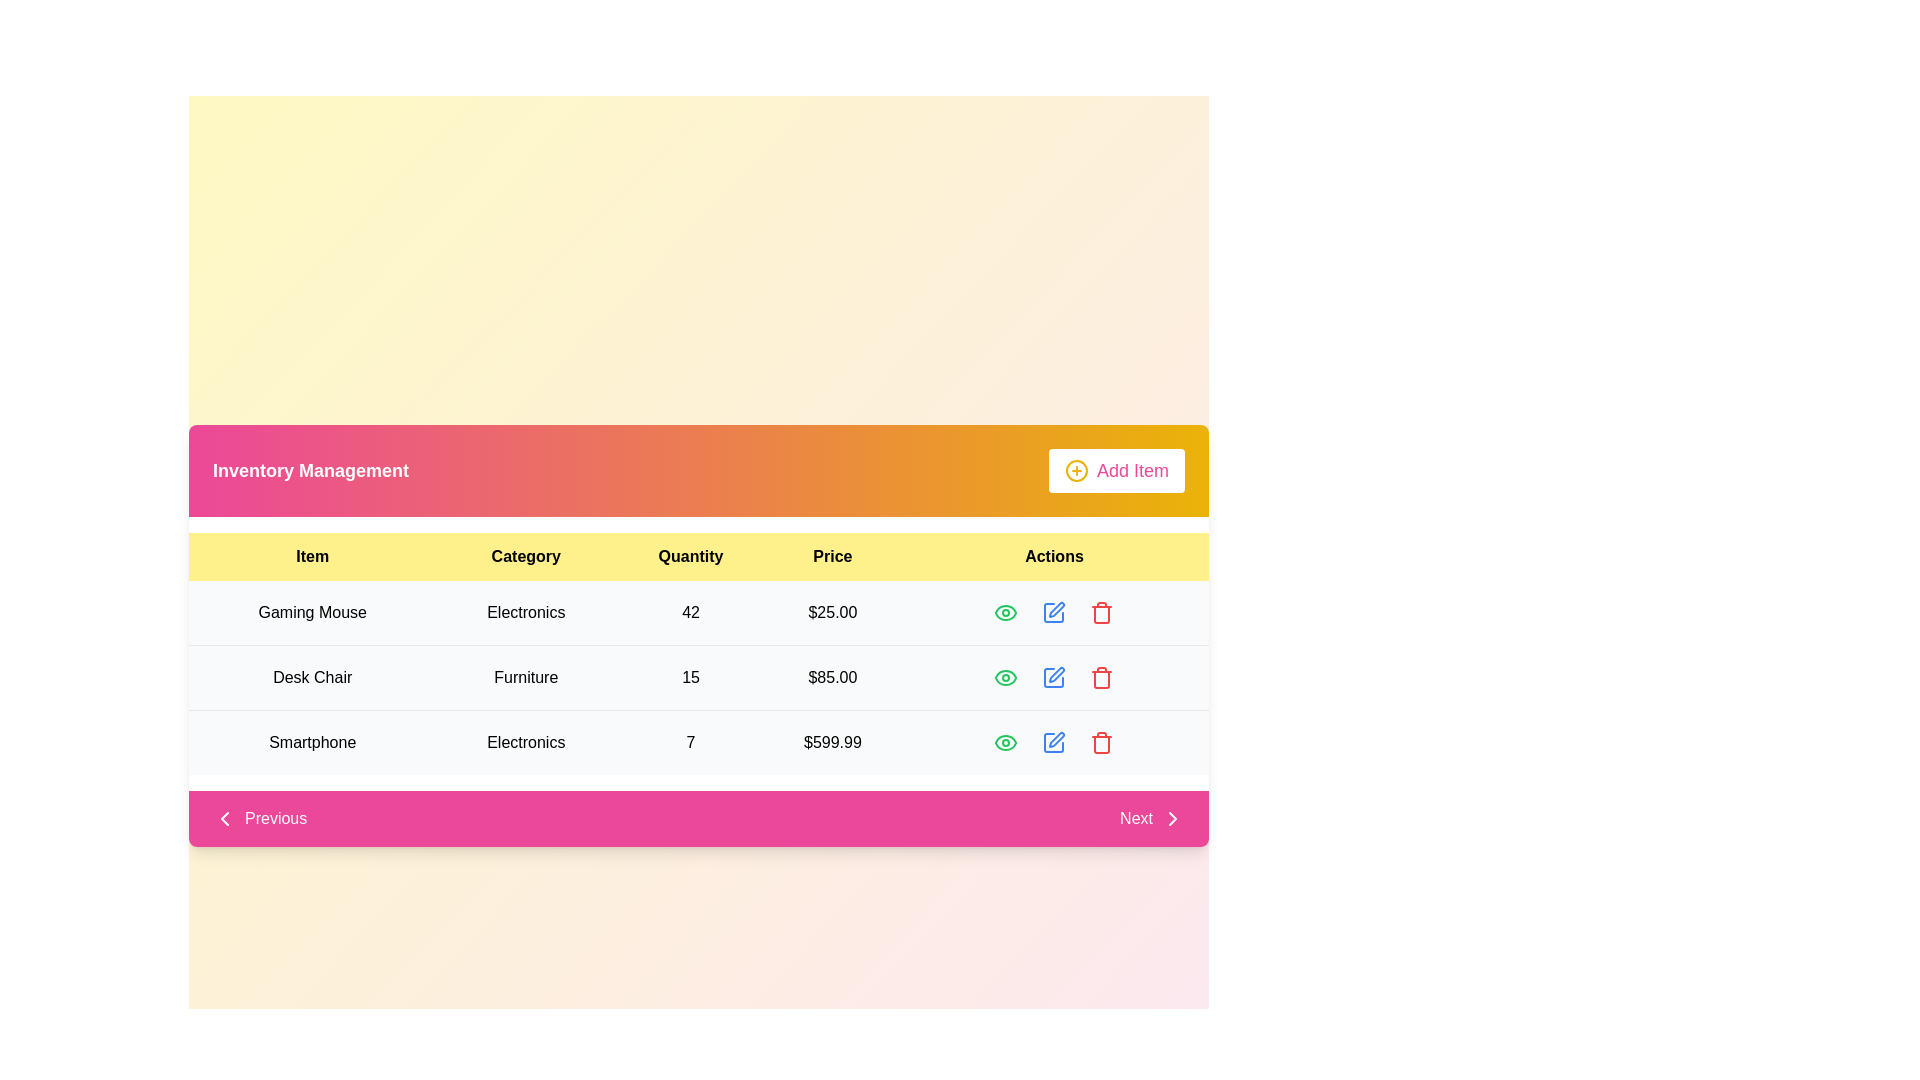 The height and width of the screenshot is (1080, 1920). I want to click on the right-pointing chevron icon located in the pink navigation bar at the bottom-right corner of the interface, so click(1172, 818).